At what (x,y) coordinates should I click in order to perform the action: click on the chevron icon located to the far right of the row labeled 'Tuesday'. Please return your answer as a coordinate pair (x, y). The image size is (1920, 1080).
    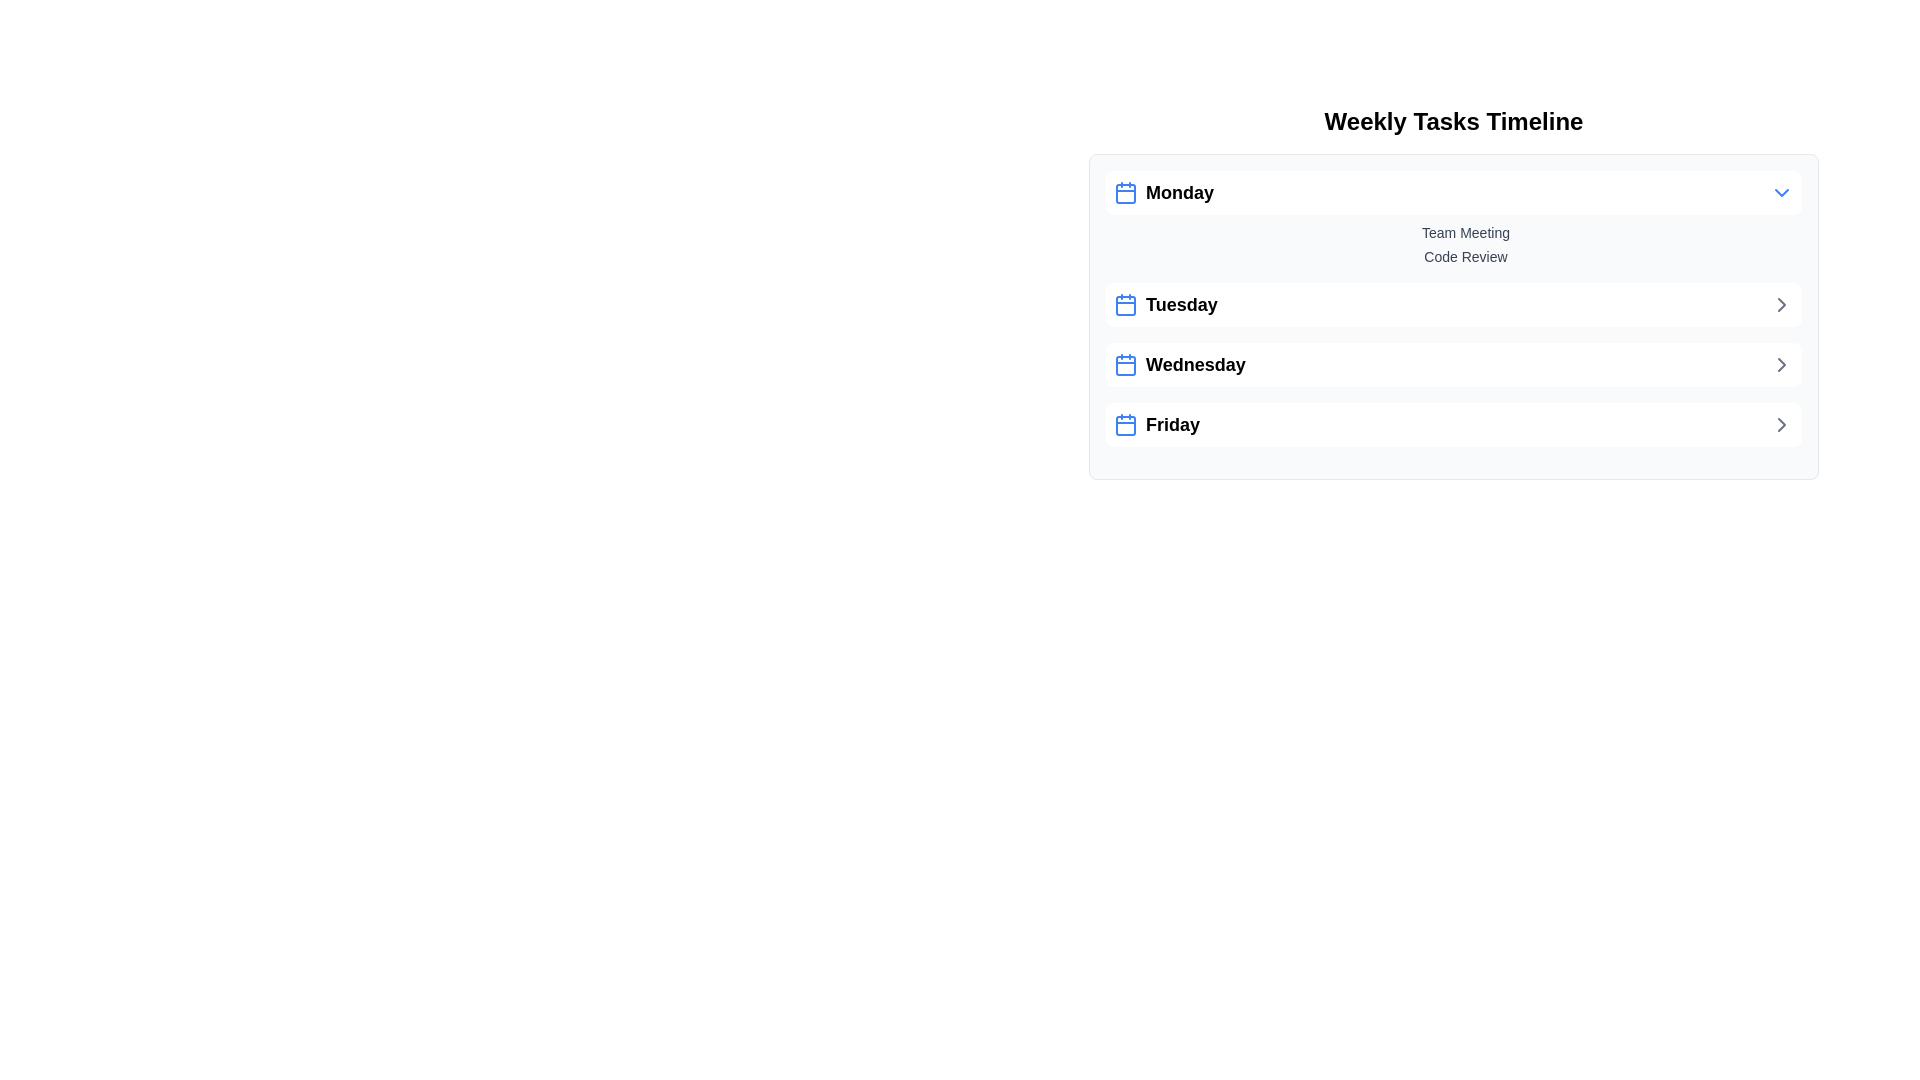
    Looking at the image, I should click on (1781, 304).